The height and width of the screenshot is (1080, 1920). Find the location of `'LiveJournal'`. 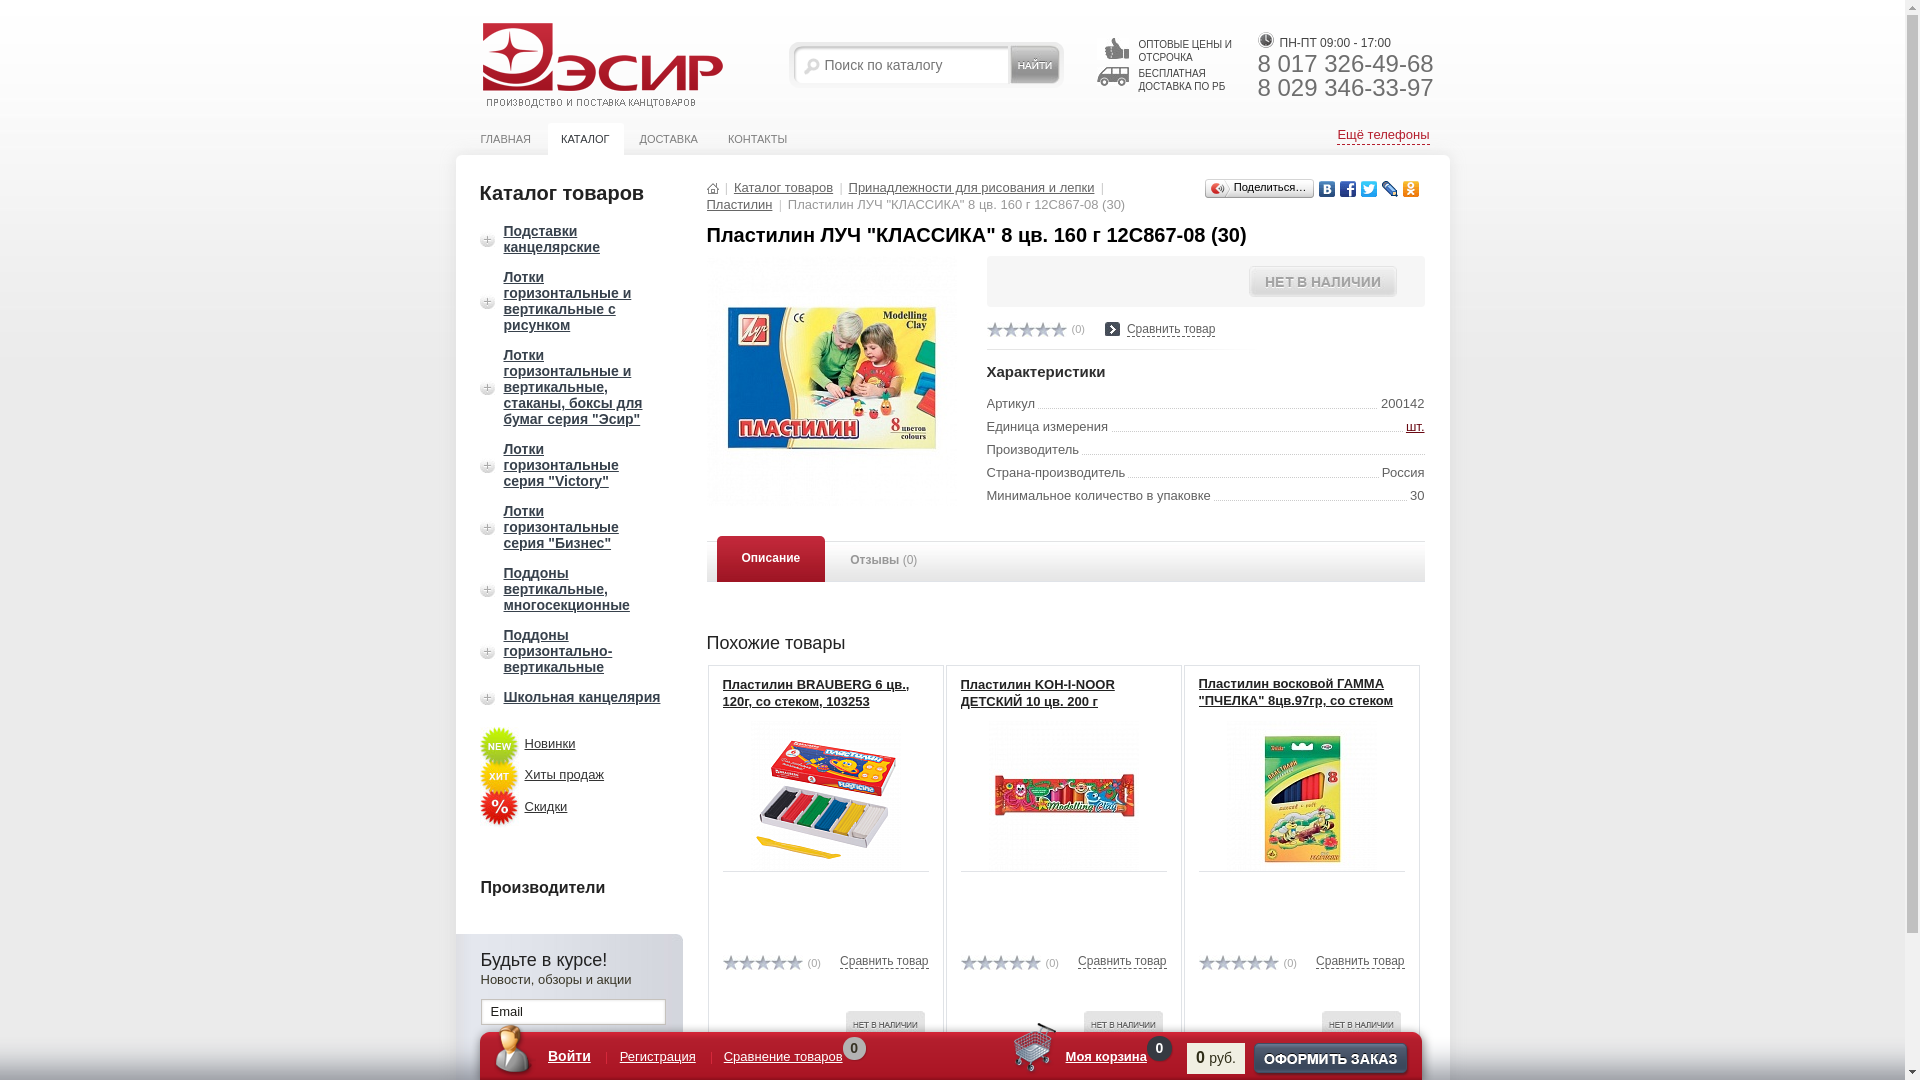

'LiveJournal' is located at coordinates (1389, 189).